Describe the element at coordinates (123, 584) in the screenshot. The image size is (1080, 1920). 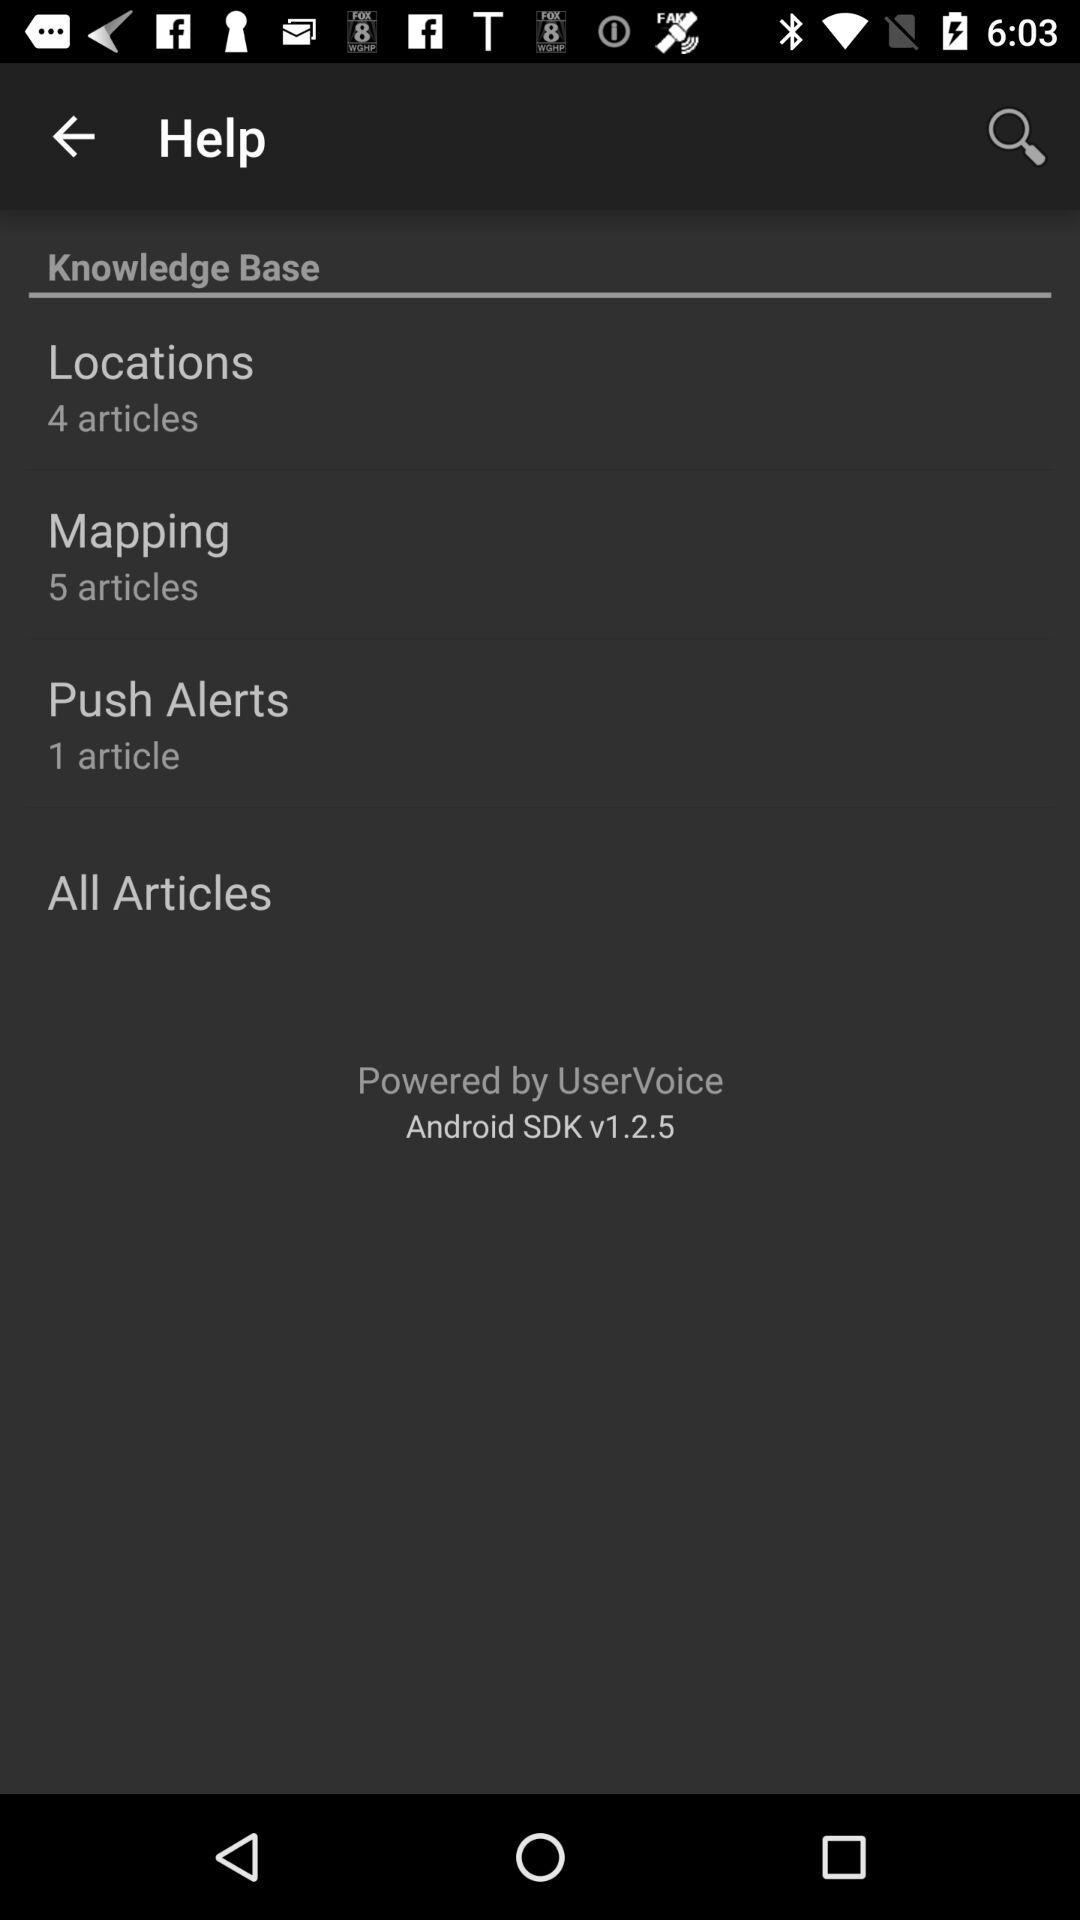
I see `the 5 articles` at that location.